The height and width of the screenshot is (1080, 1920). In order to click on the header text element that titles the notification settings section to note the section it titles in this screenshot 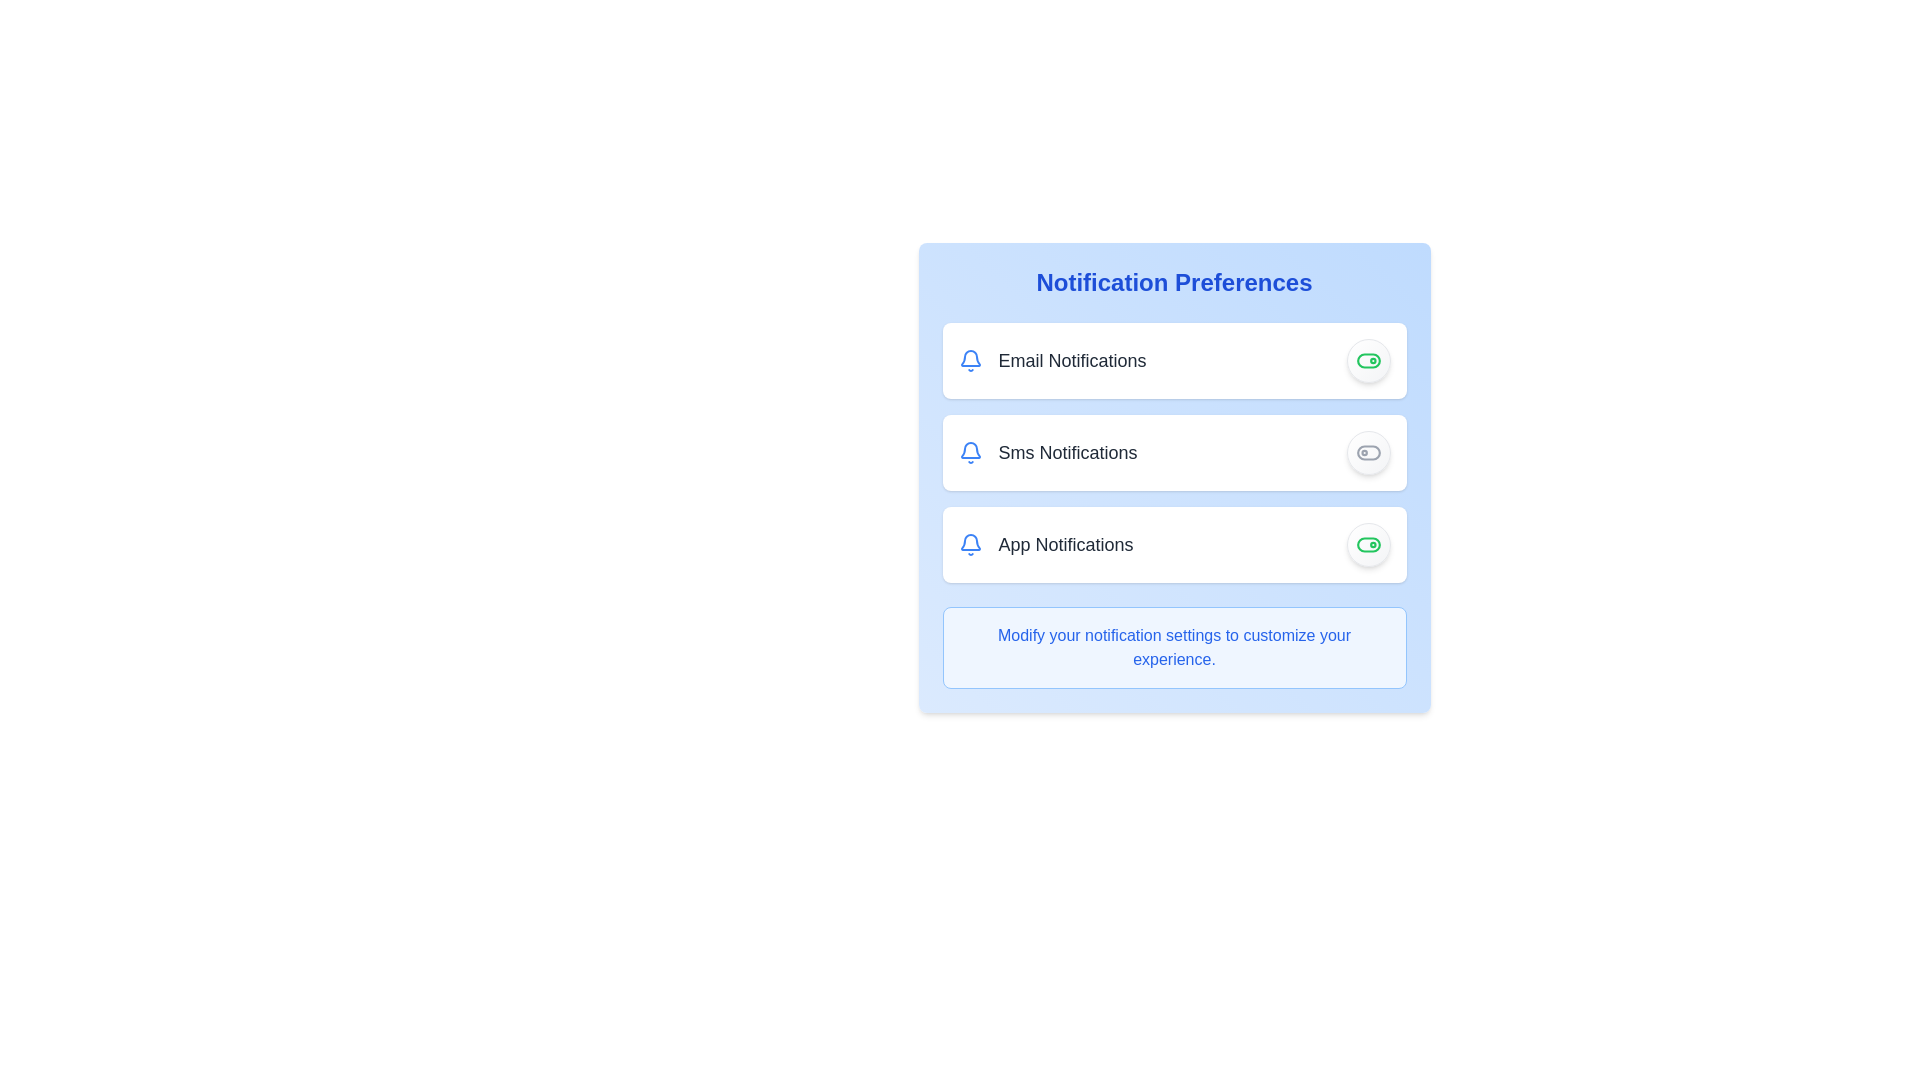, I will do `click(1174, 282)`.